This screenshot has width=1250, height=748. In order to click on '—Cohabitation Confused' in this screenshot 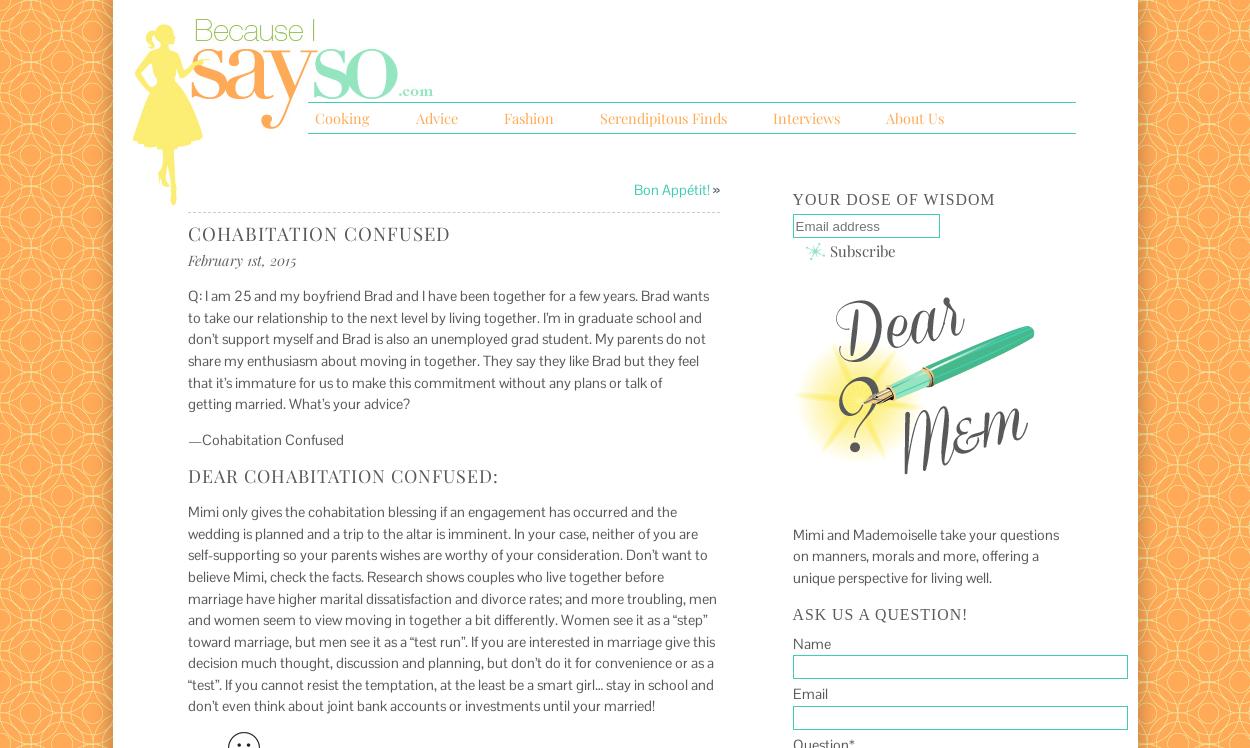, I will do `click(265, 438)`.